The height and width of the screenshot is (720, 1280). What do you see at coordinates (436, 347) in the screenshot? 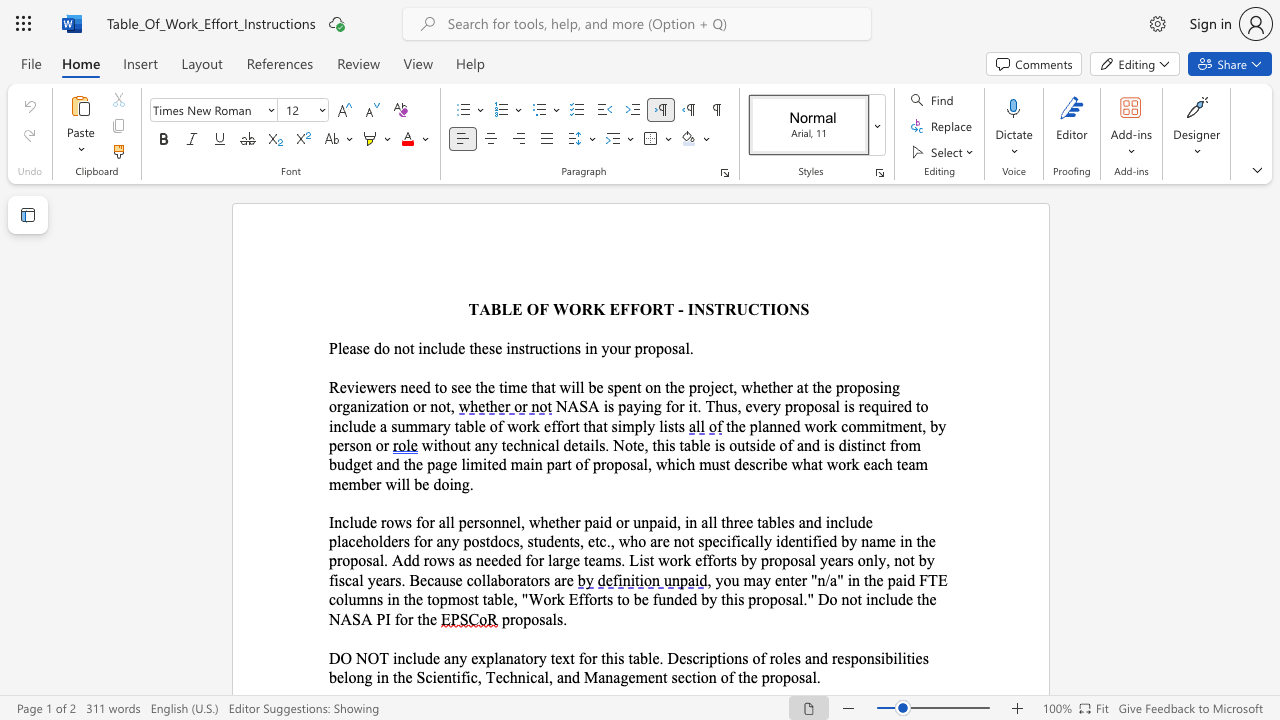
I see `the space between the continuous character "c" and "l" in the text` at bounding box center [436, 347].